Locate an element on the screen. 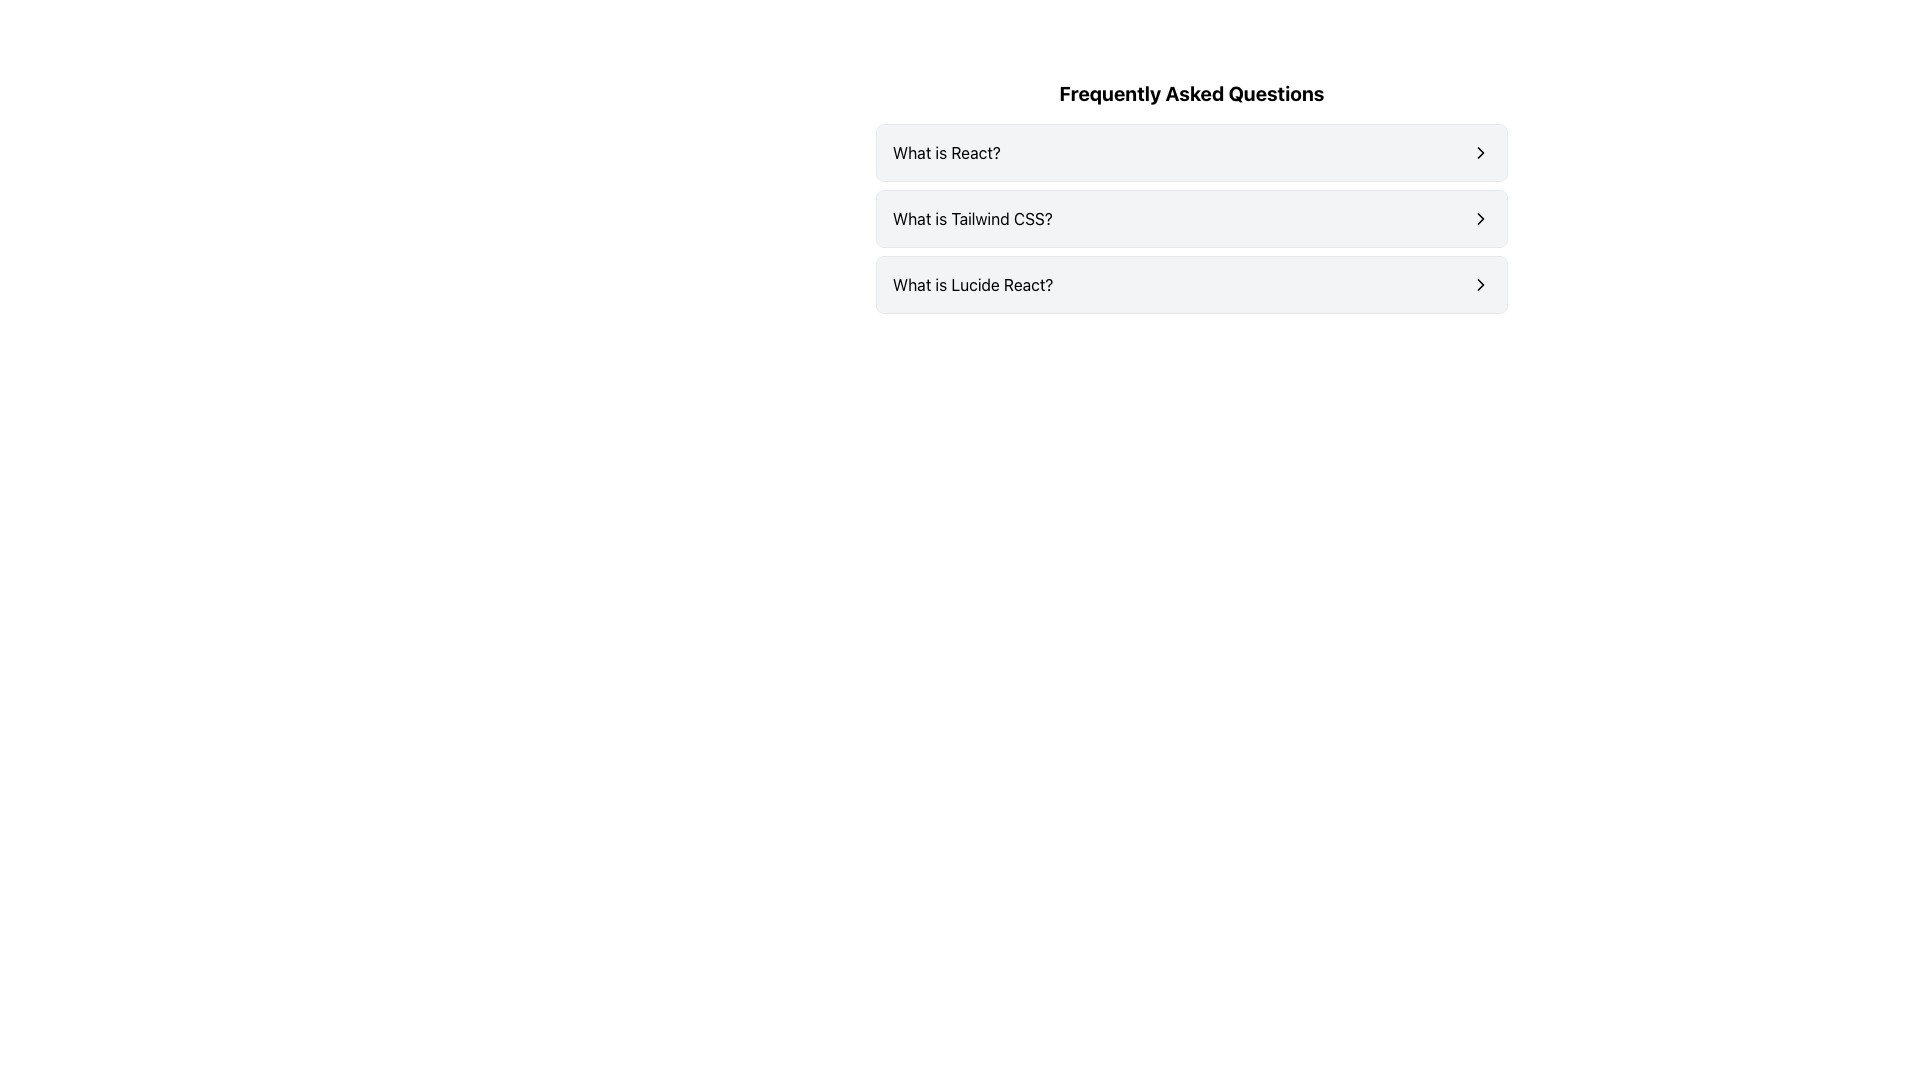 This screenshot has width=1920, height=1080. the text element displaying 'What is React?' is located at coordinates (945, 152).